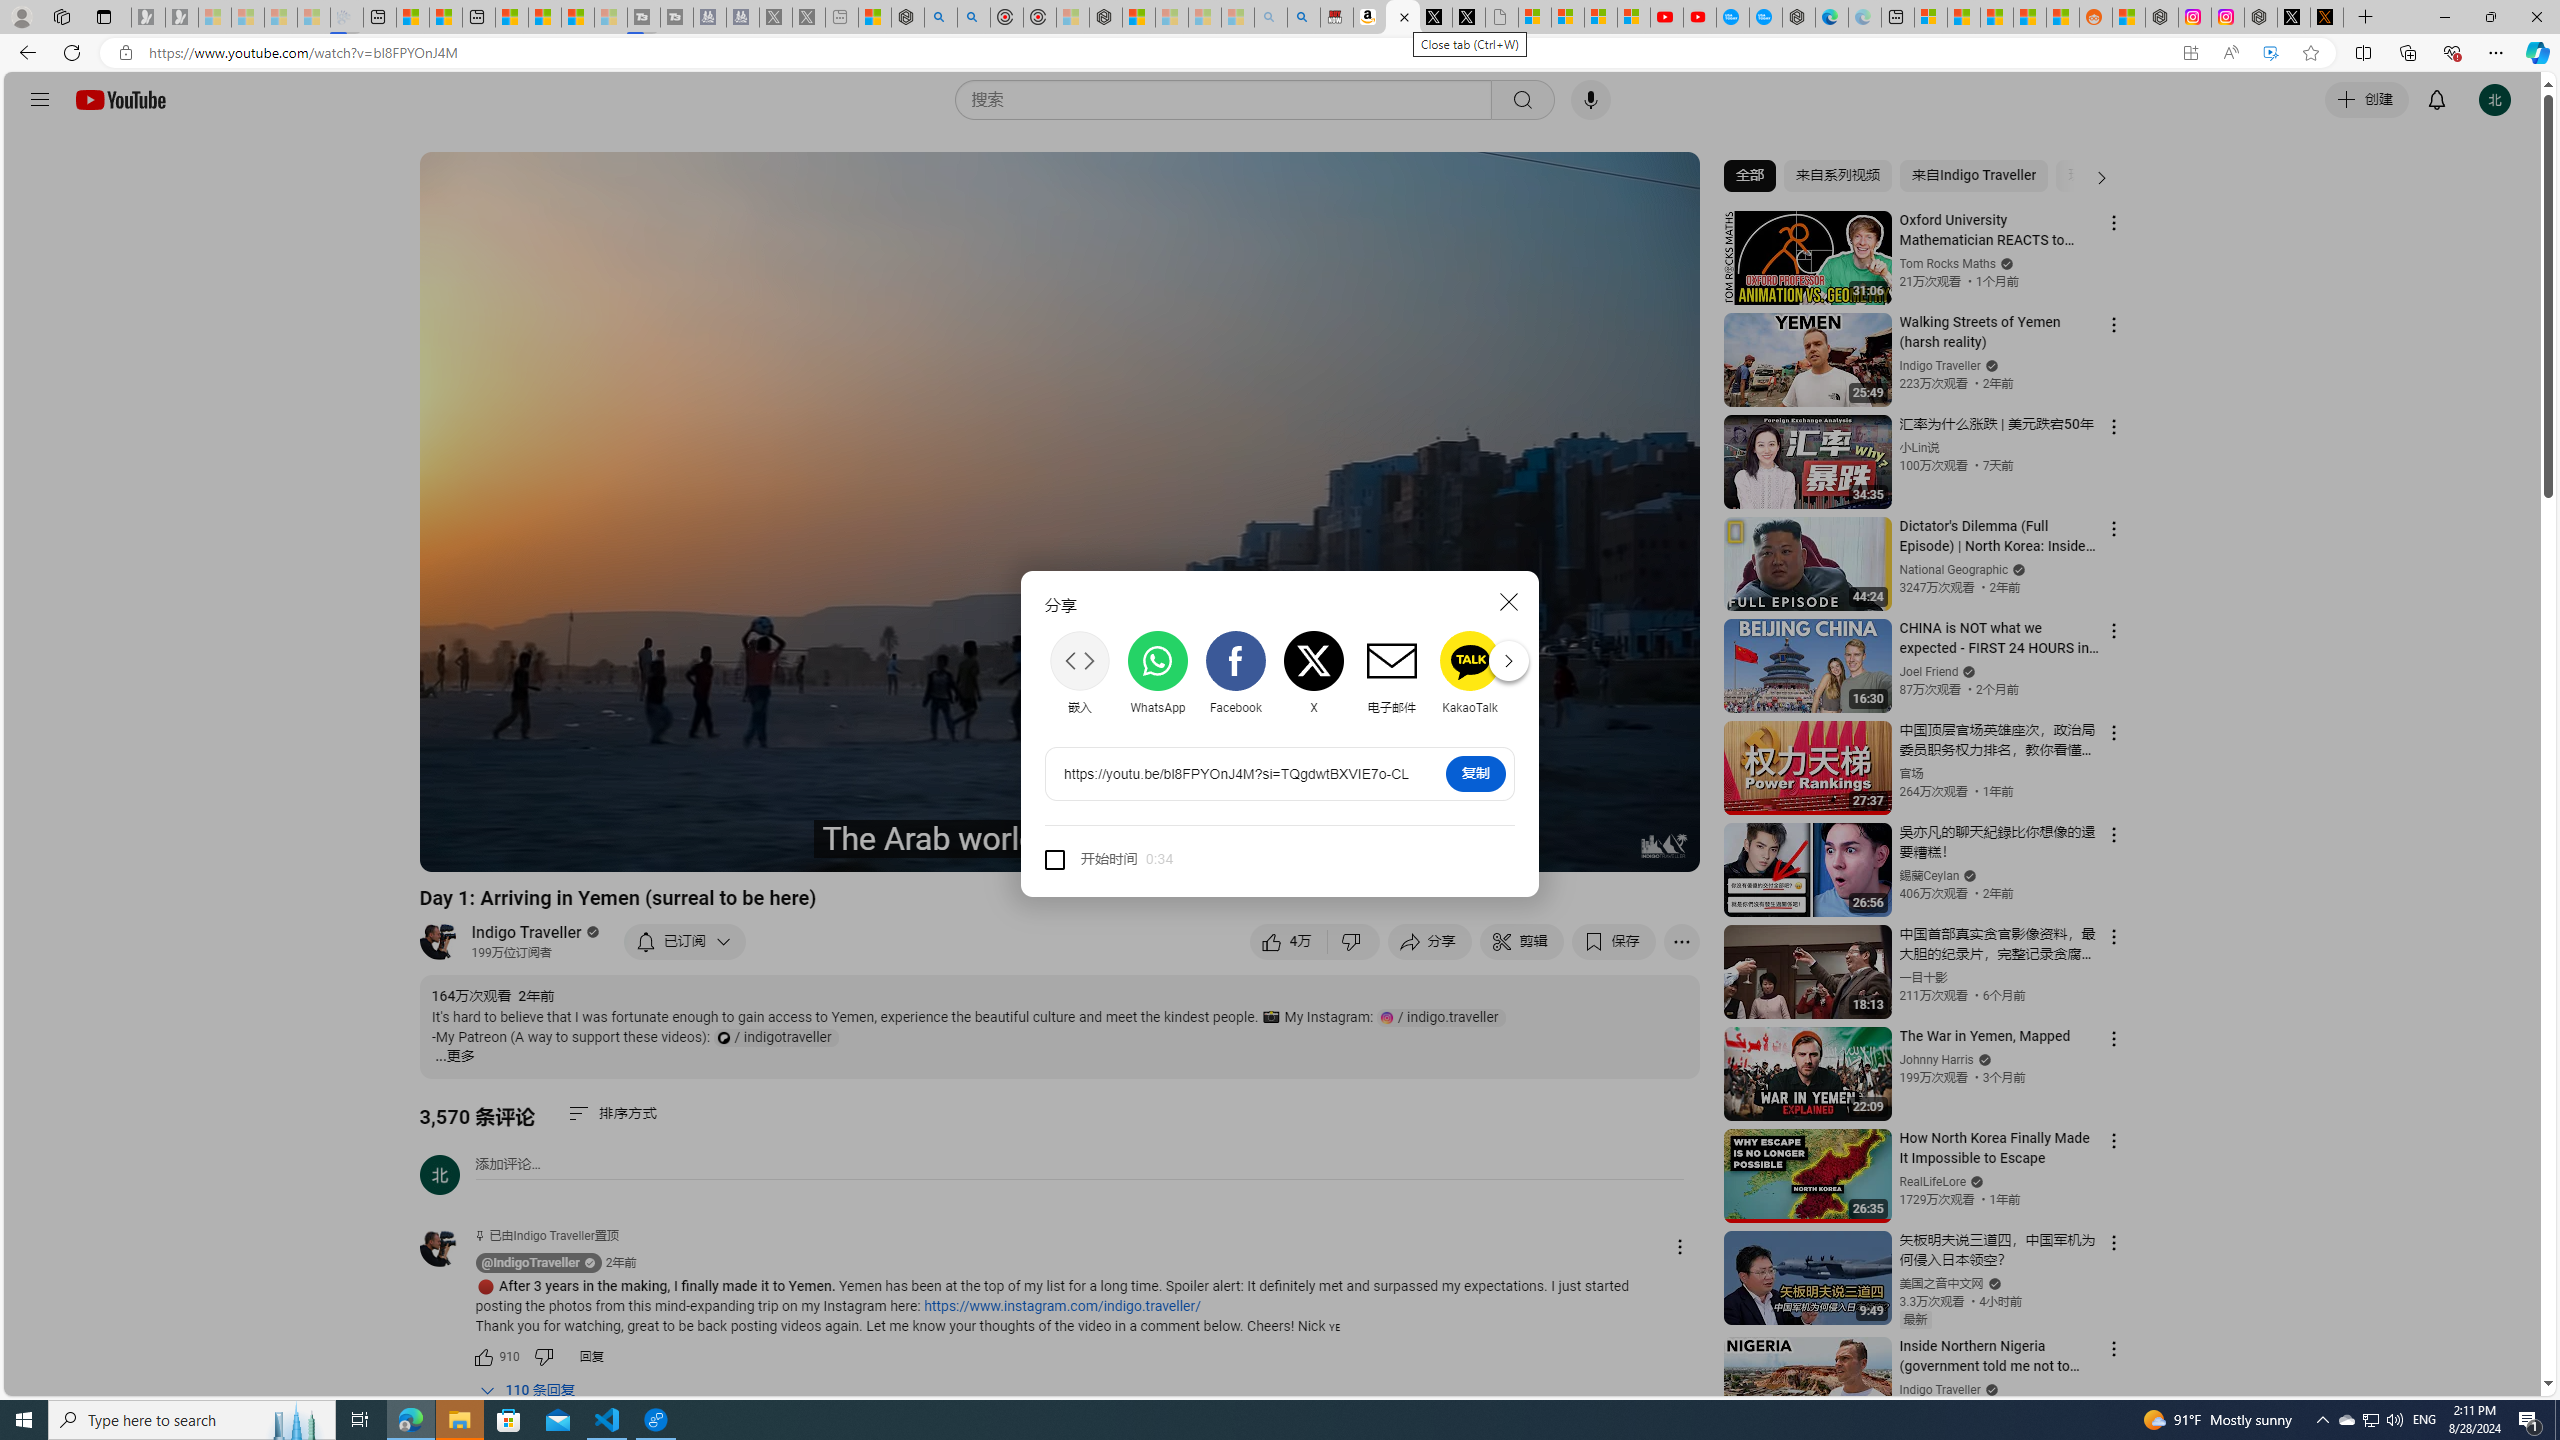  I want to click on 'AutomationID: share-url', so click(1235, 773).